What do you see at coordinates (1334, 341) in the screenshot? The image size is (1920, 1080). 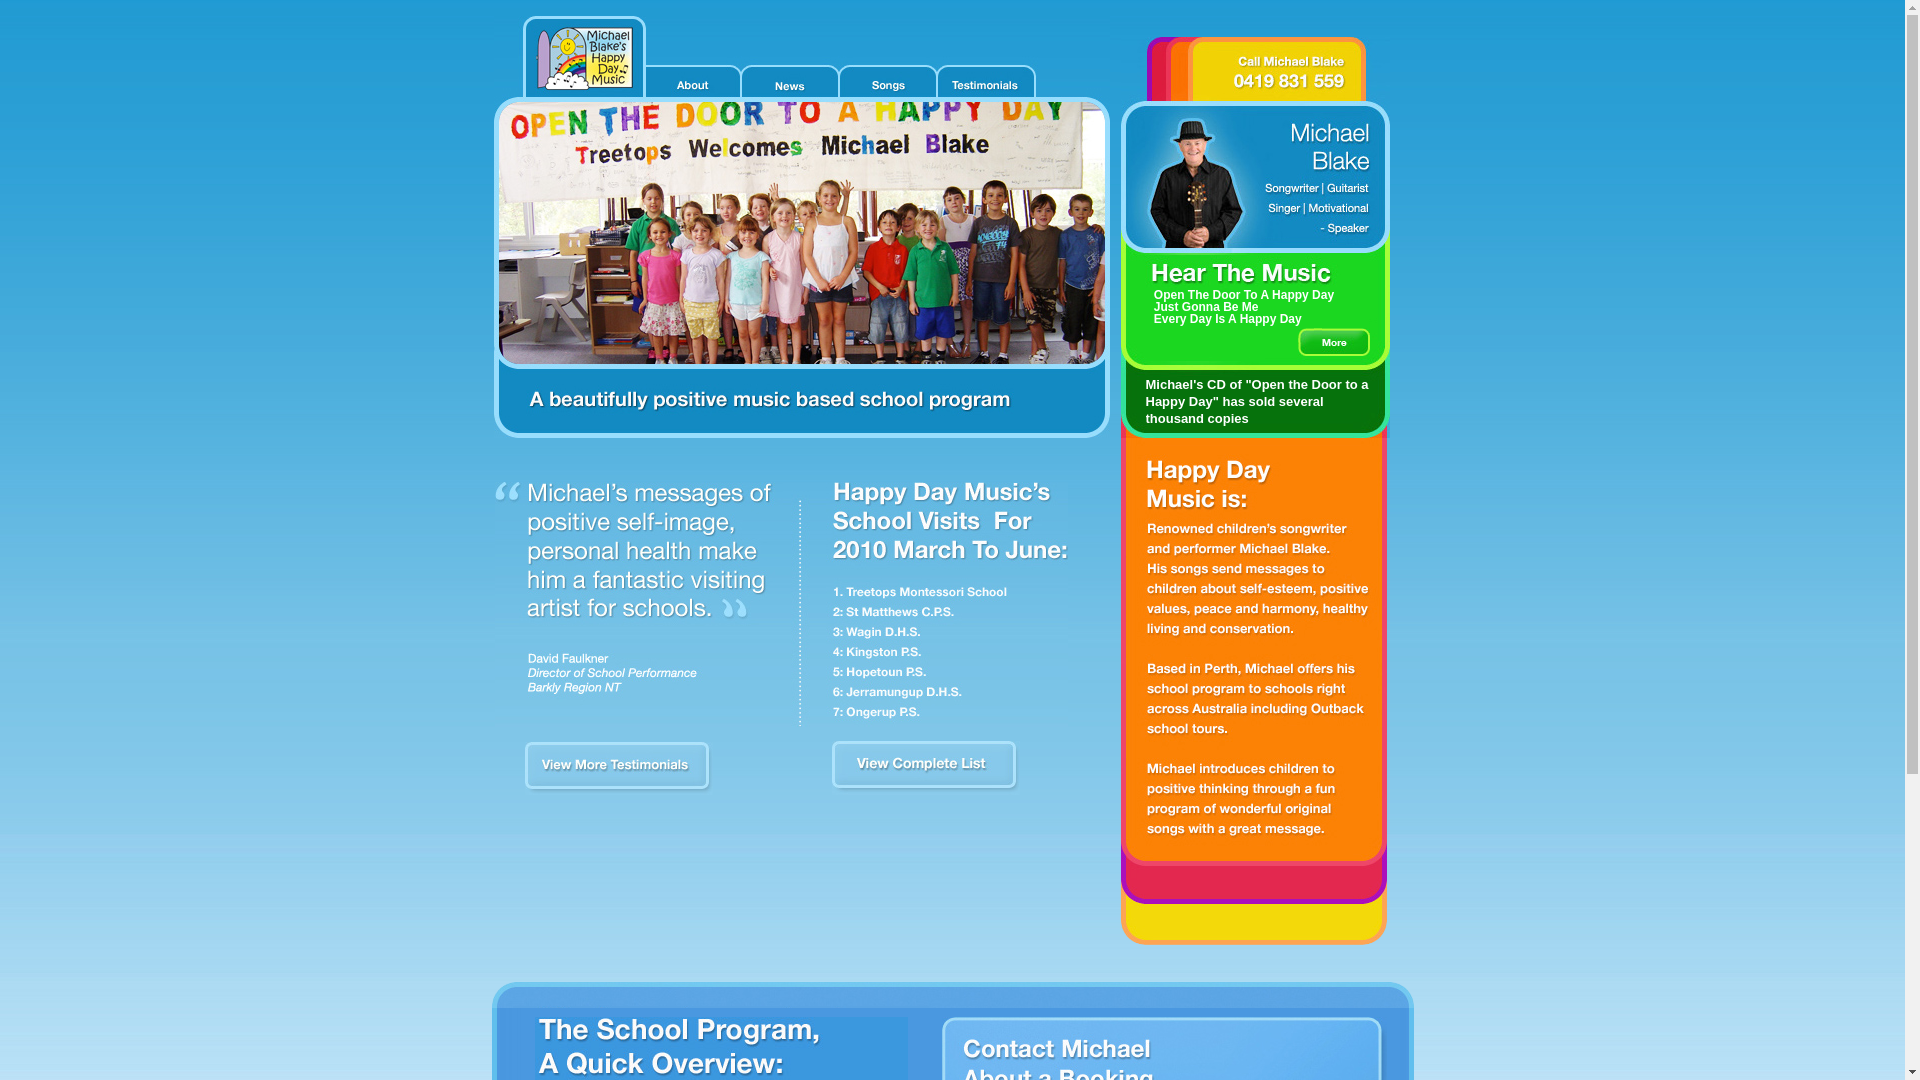 I see `'More...'` at bounding box center [1334, 341].